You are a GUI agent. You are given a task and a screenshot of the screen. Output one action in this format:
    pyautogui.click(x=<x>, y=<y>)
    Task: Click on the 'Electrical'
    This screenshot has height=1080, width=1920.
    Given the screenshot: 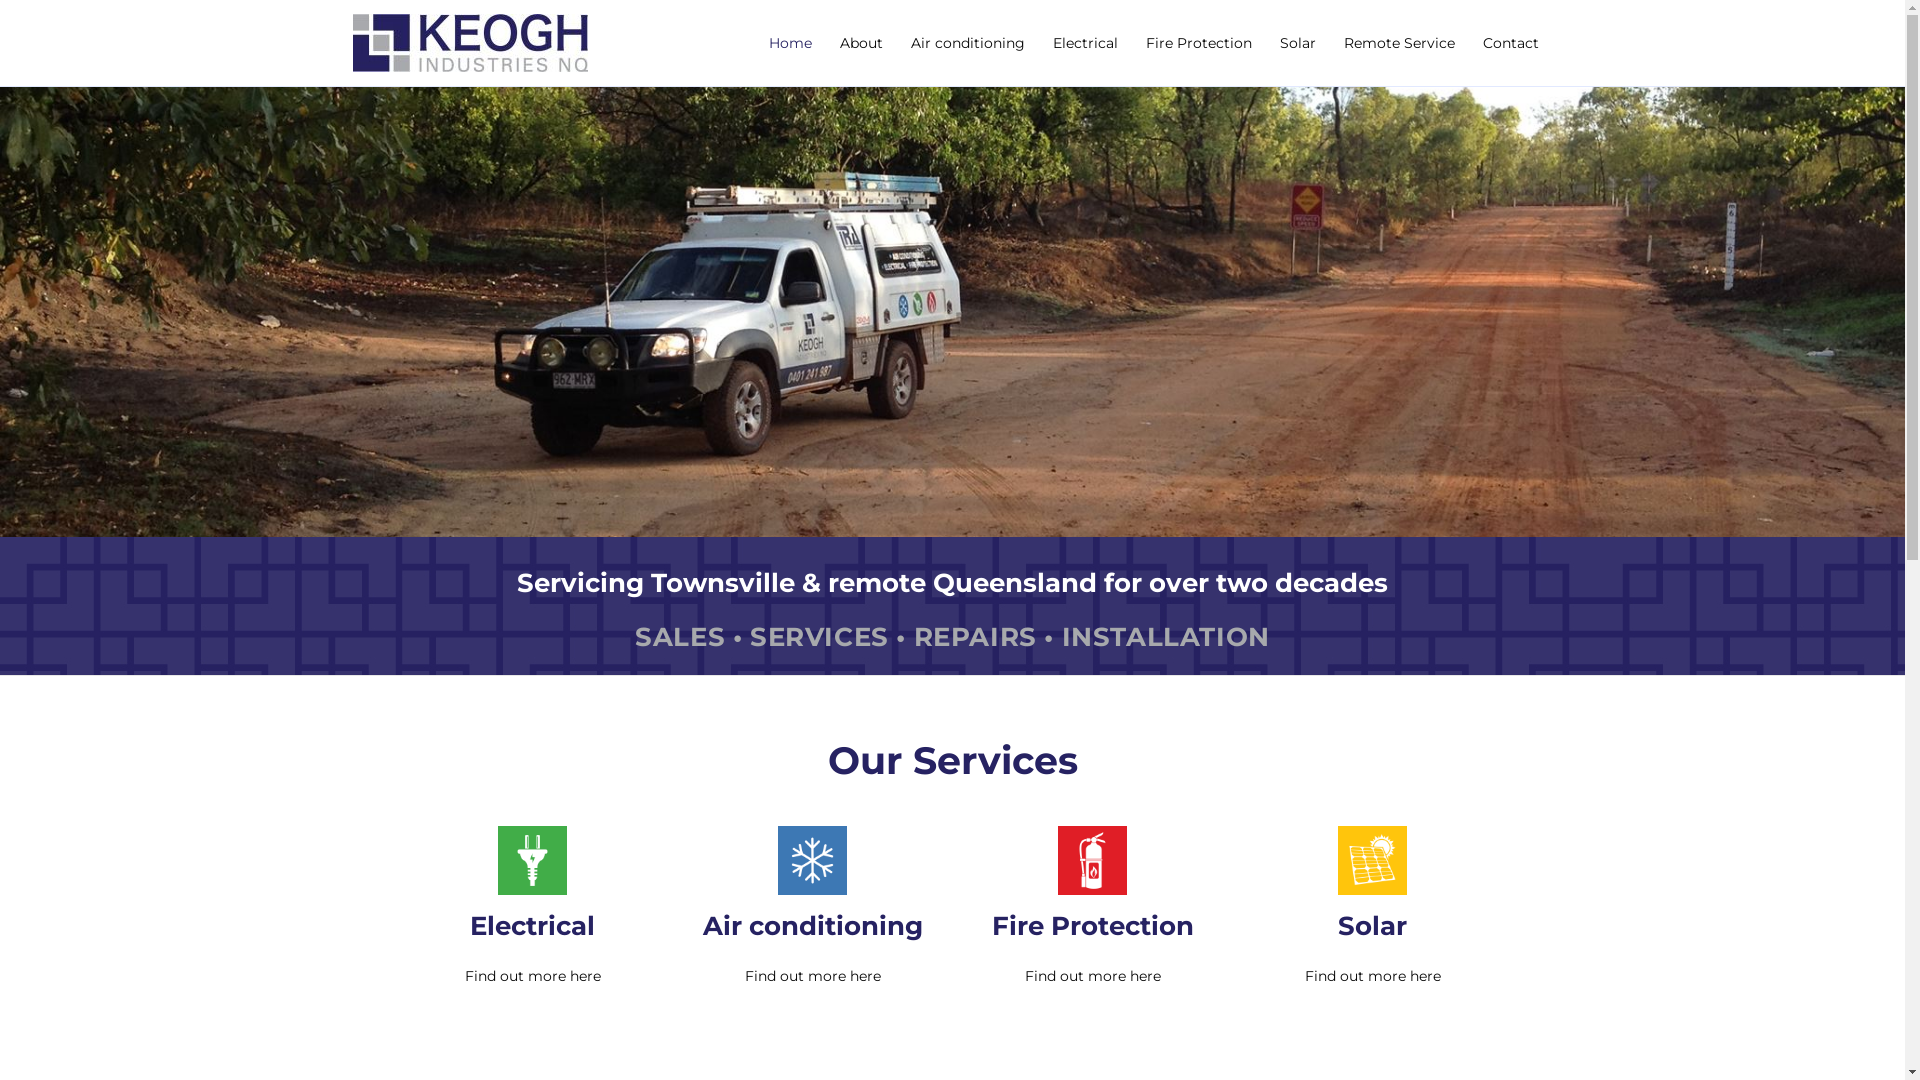 What is the action you would take?
    pyautogui.click(x=1083, y=42)
    